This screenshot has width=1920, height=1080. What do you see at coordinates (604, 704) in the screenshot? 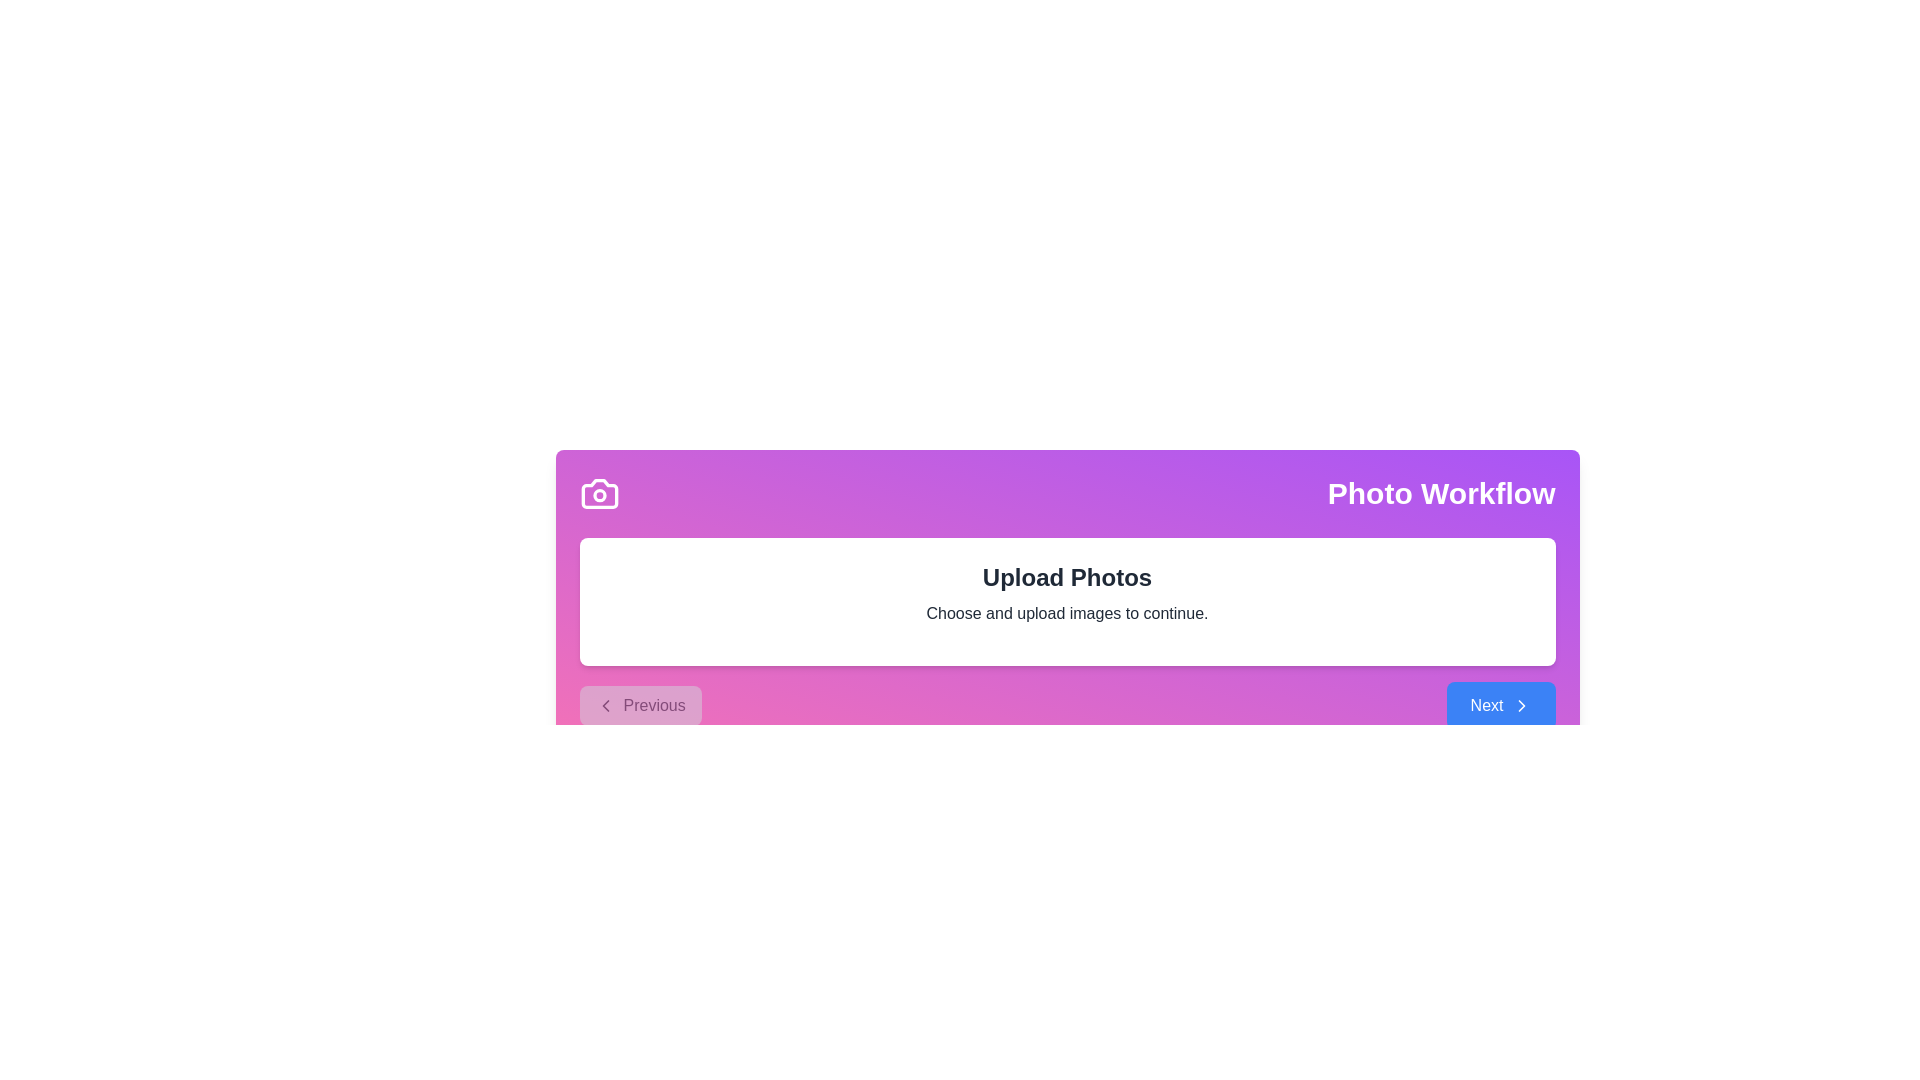
I see `the leftward-pointing chevron arrow icon located at the bottom-left corner of the card's content area, which is adjacent to the 'Previous' text label` at bounding box center [604, 704].